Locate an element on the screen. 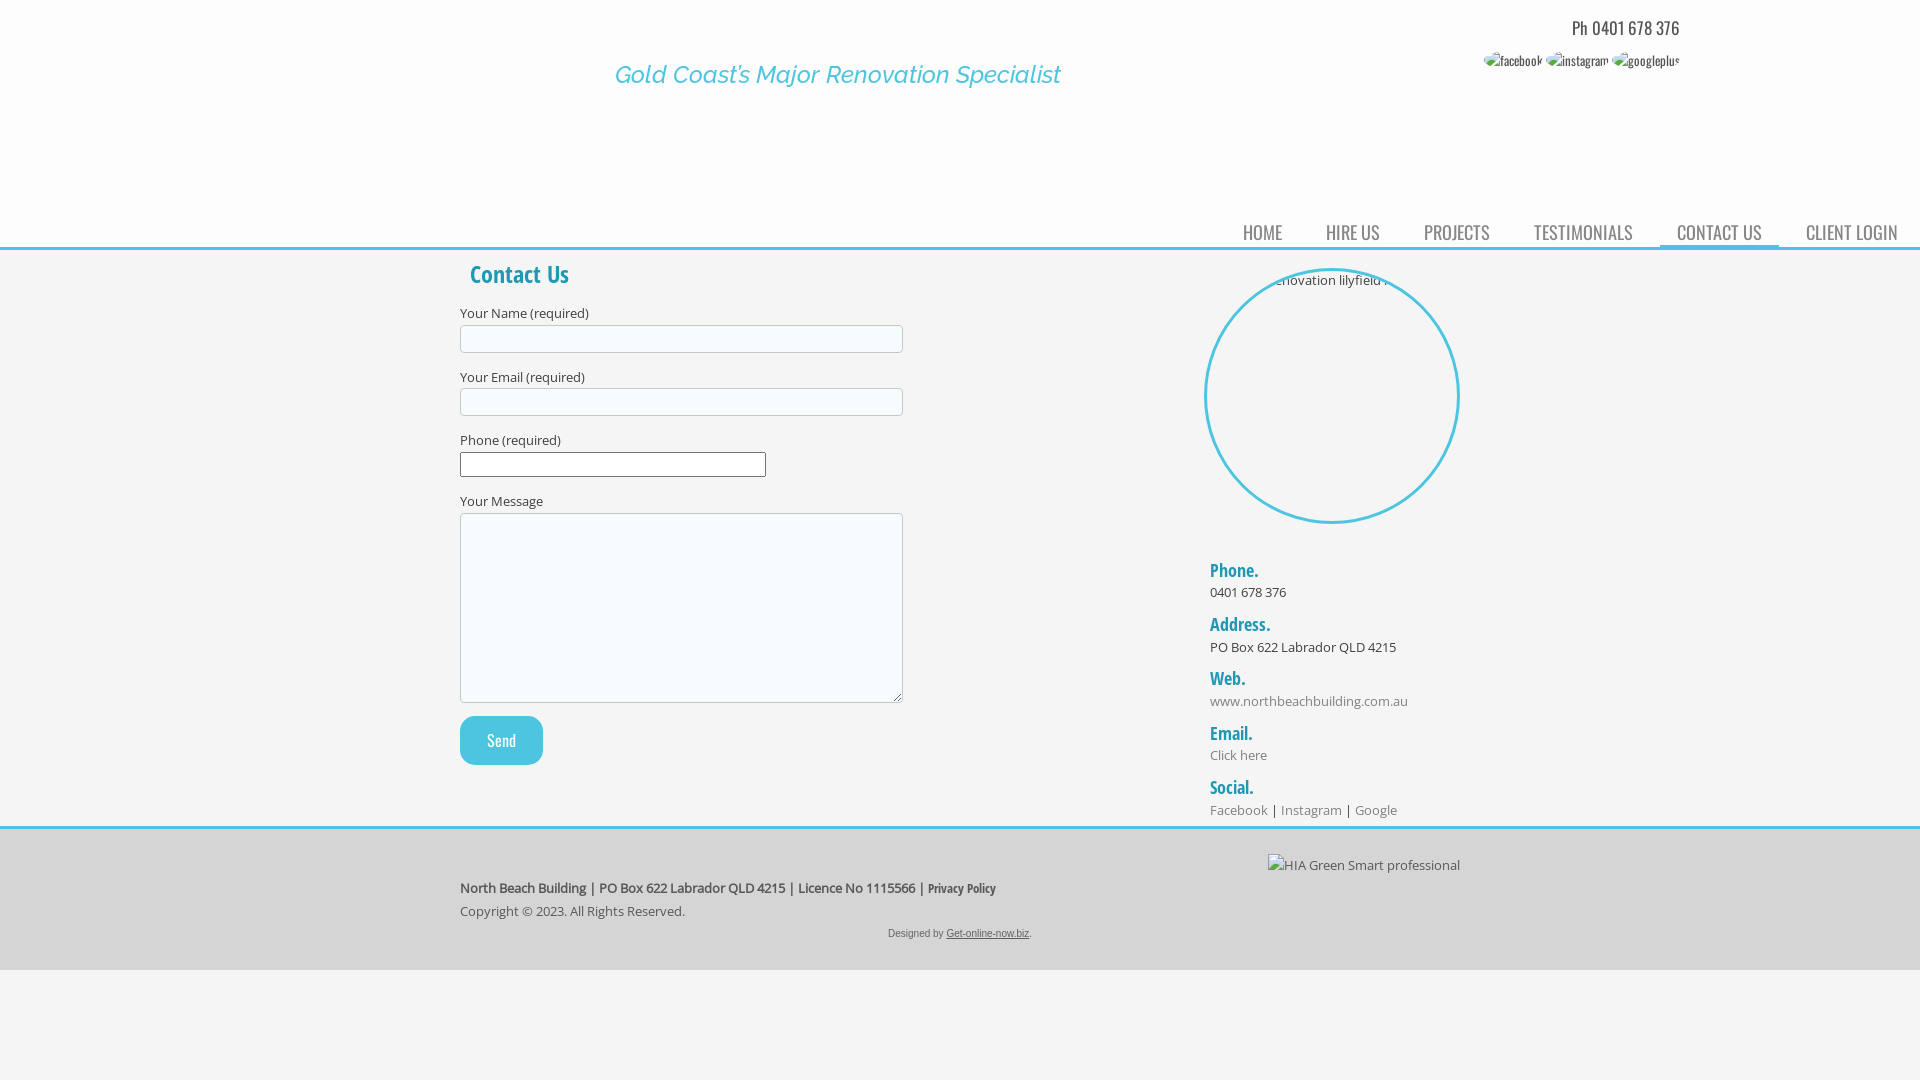 This screenshot has width=1920, height=1080. 'HIRE US' is located at coordinates (1353, 227).